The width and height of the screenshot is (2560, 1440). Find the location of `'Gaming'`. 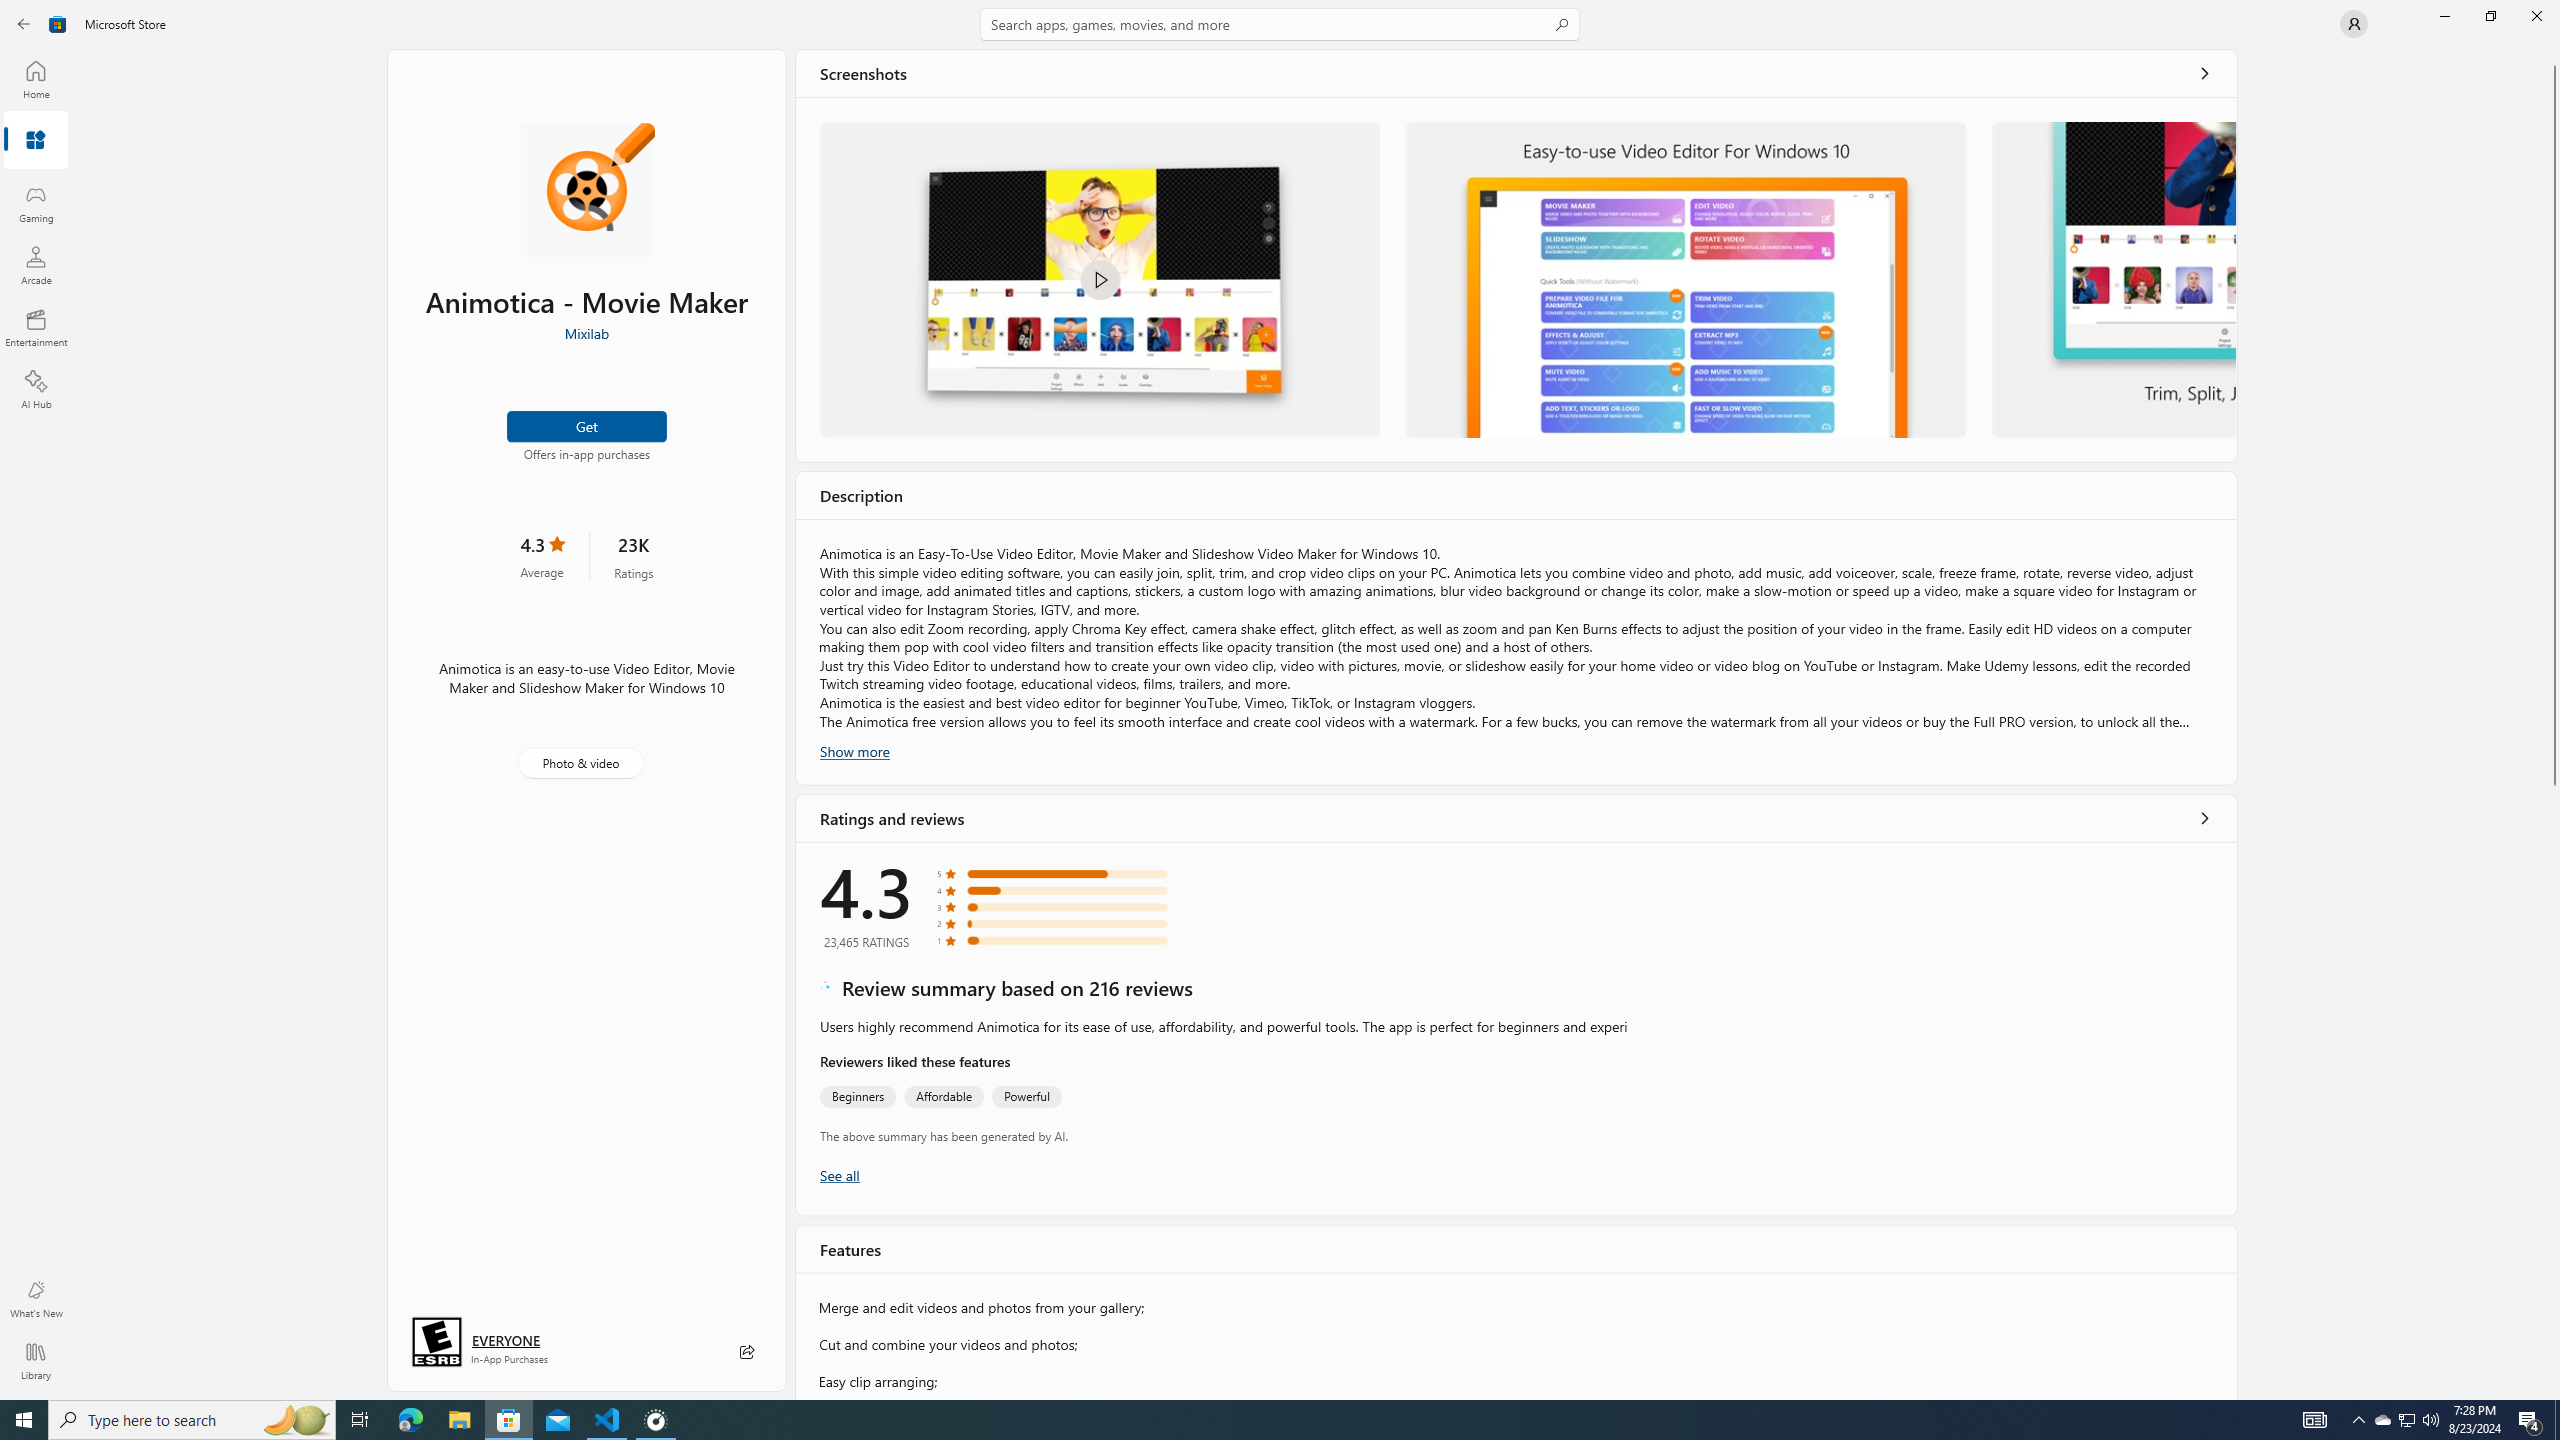

'Gaming' is located at coordinates (34, 202).